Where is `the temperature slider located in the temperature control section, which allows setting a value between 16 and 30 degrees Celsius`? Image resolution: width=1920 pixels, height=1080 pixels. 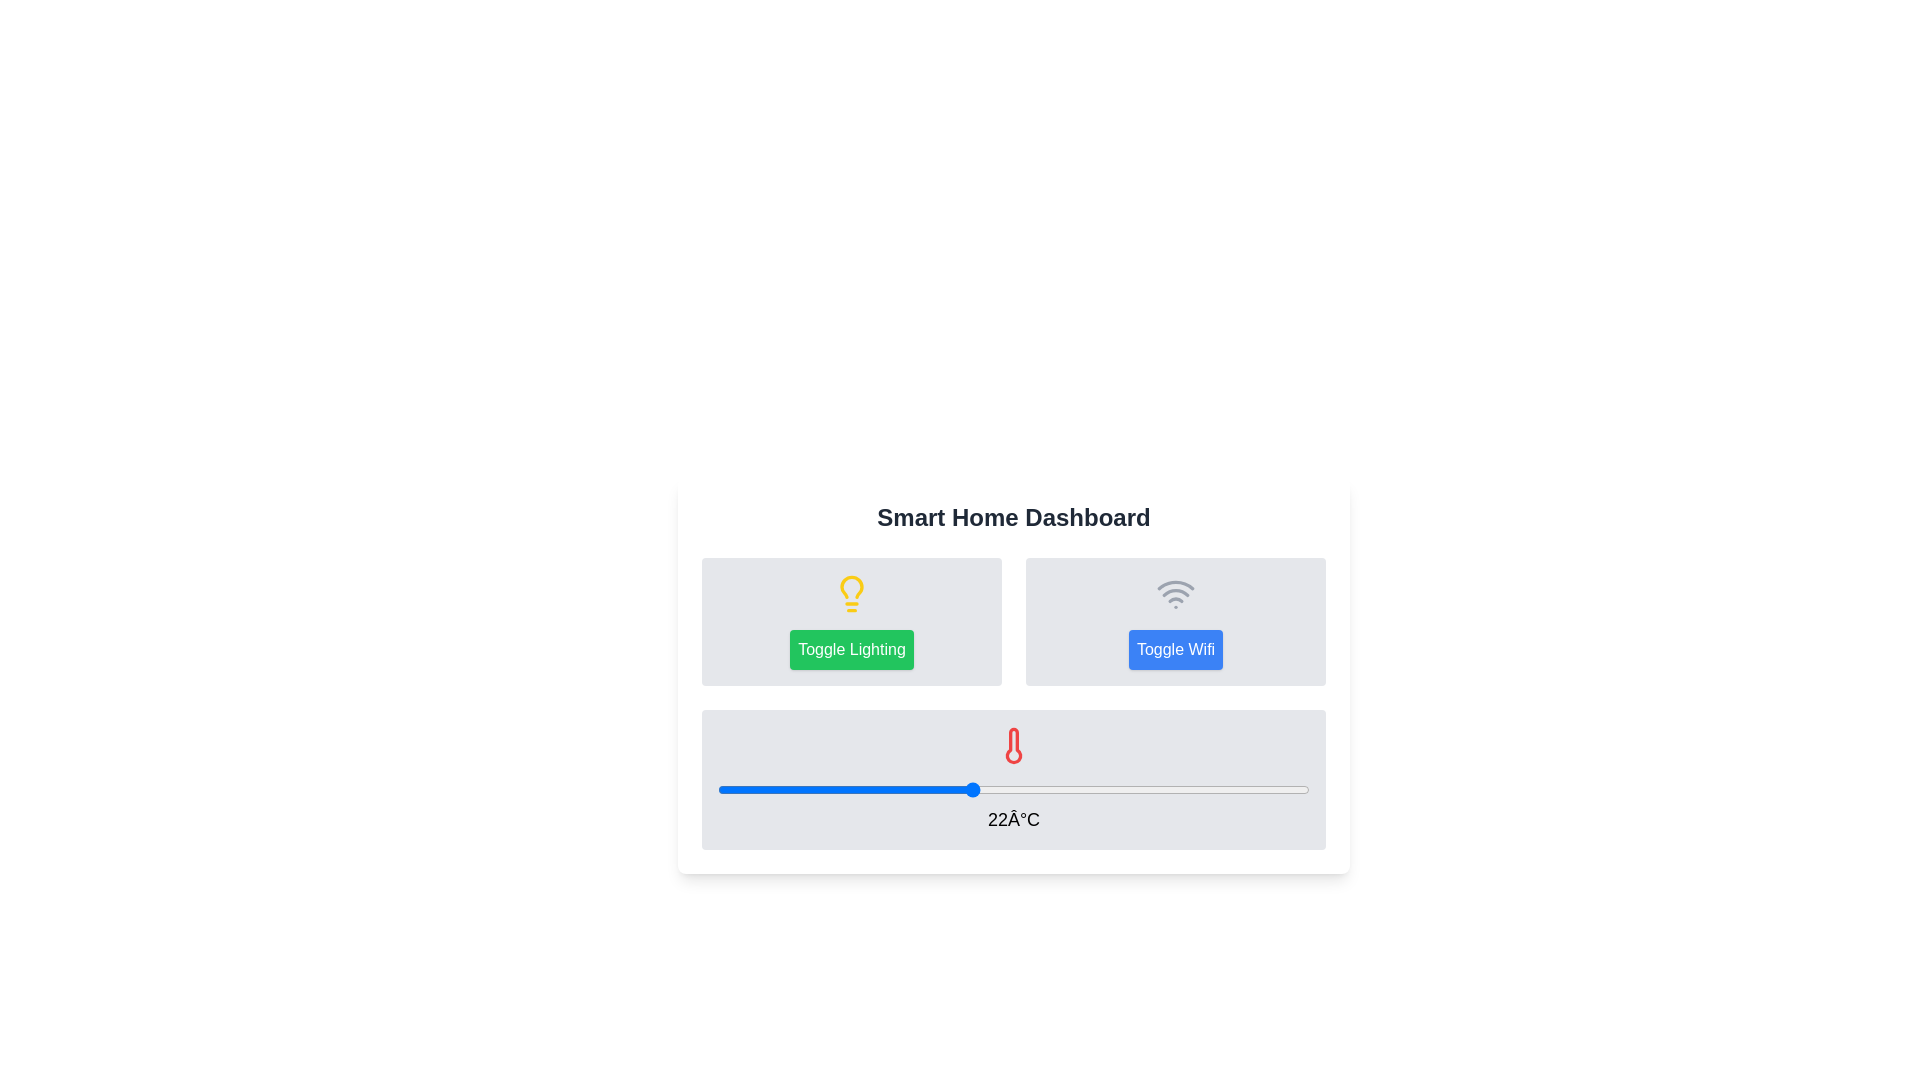
the temperature slider located in the temperature control section, which allows setting a value between 16 and 30 degrees Celsius is located at coordinates (1013, 789).